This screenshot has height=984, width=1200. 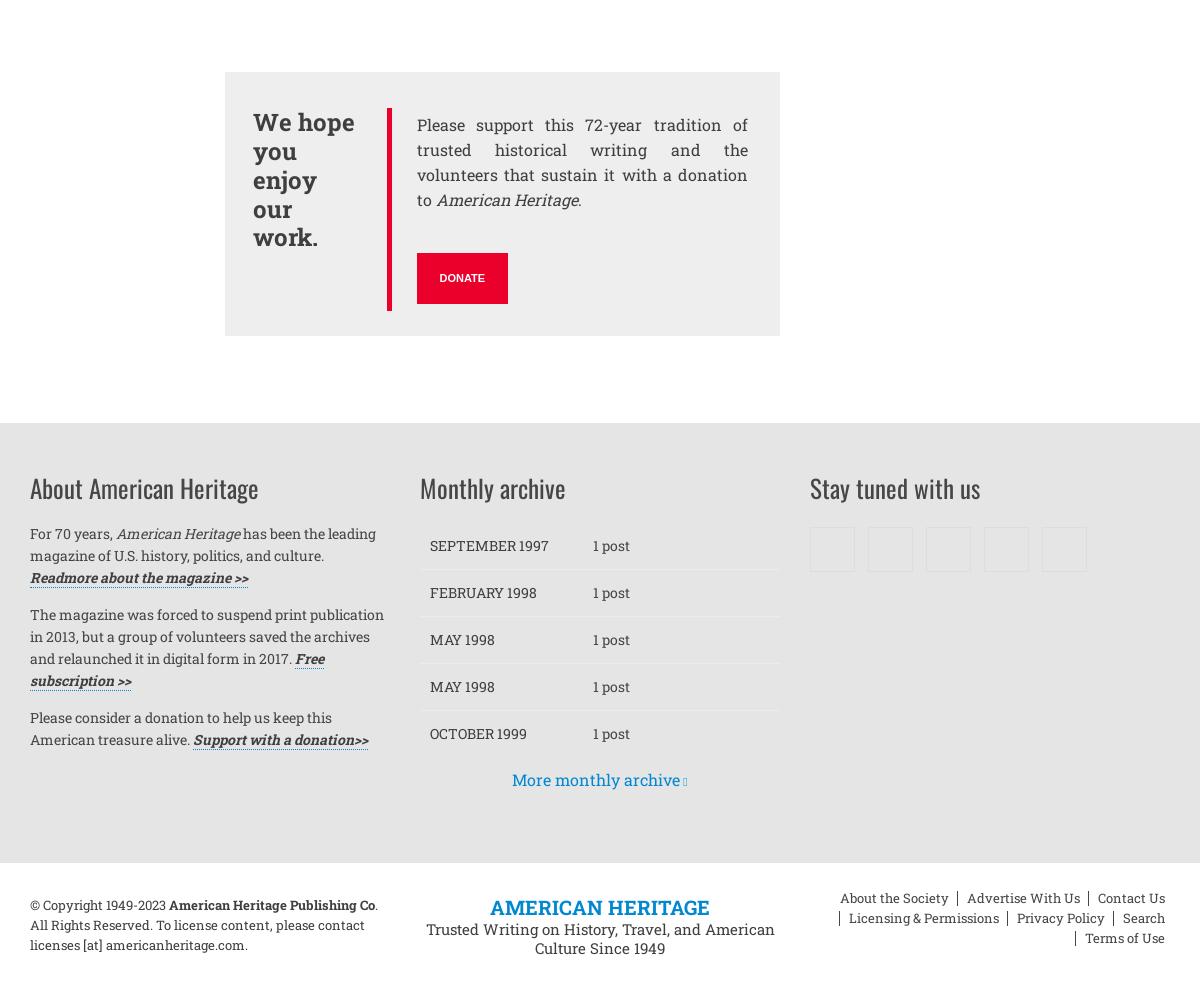 What do you see at coordinates (205, 635) in the screenshot?
I see `'The magazine was forced to suspend print publication in 2013, but a group of volunteers saved the archives and relaunched it in digital form in 2017.'` at bounding box center [205, 635].